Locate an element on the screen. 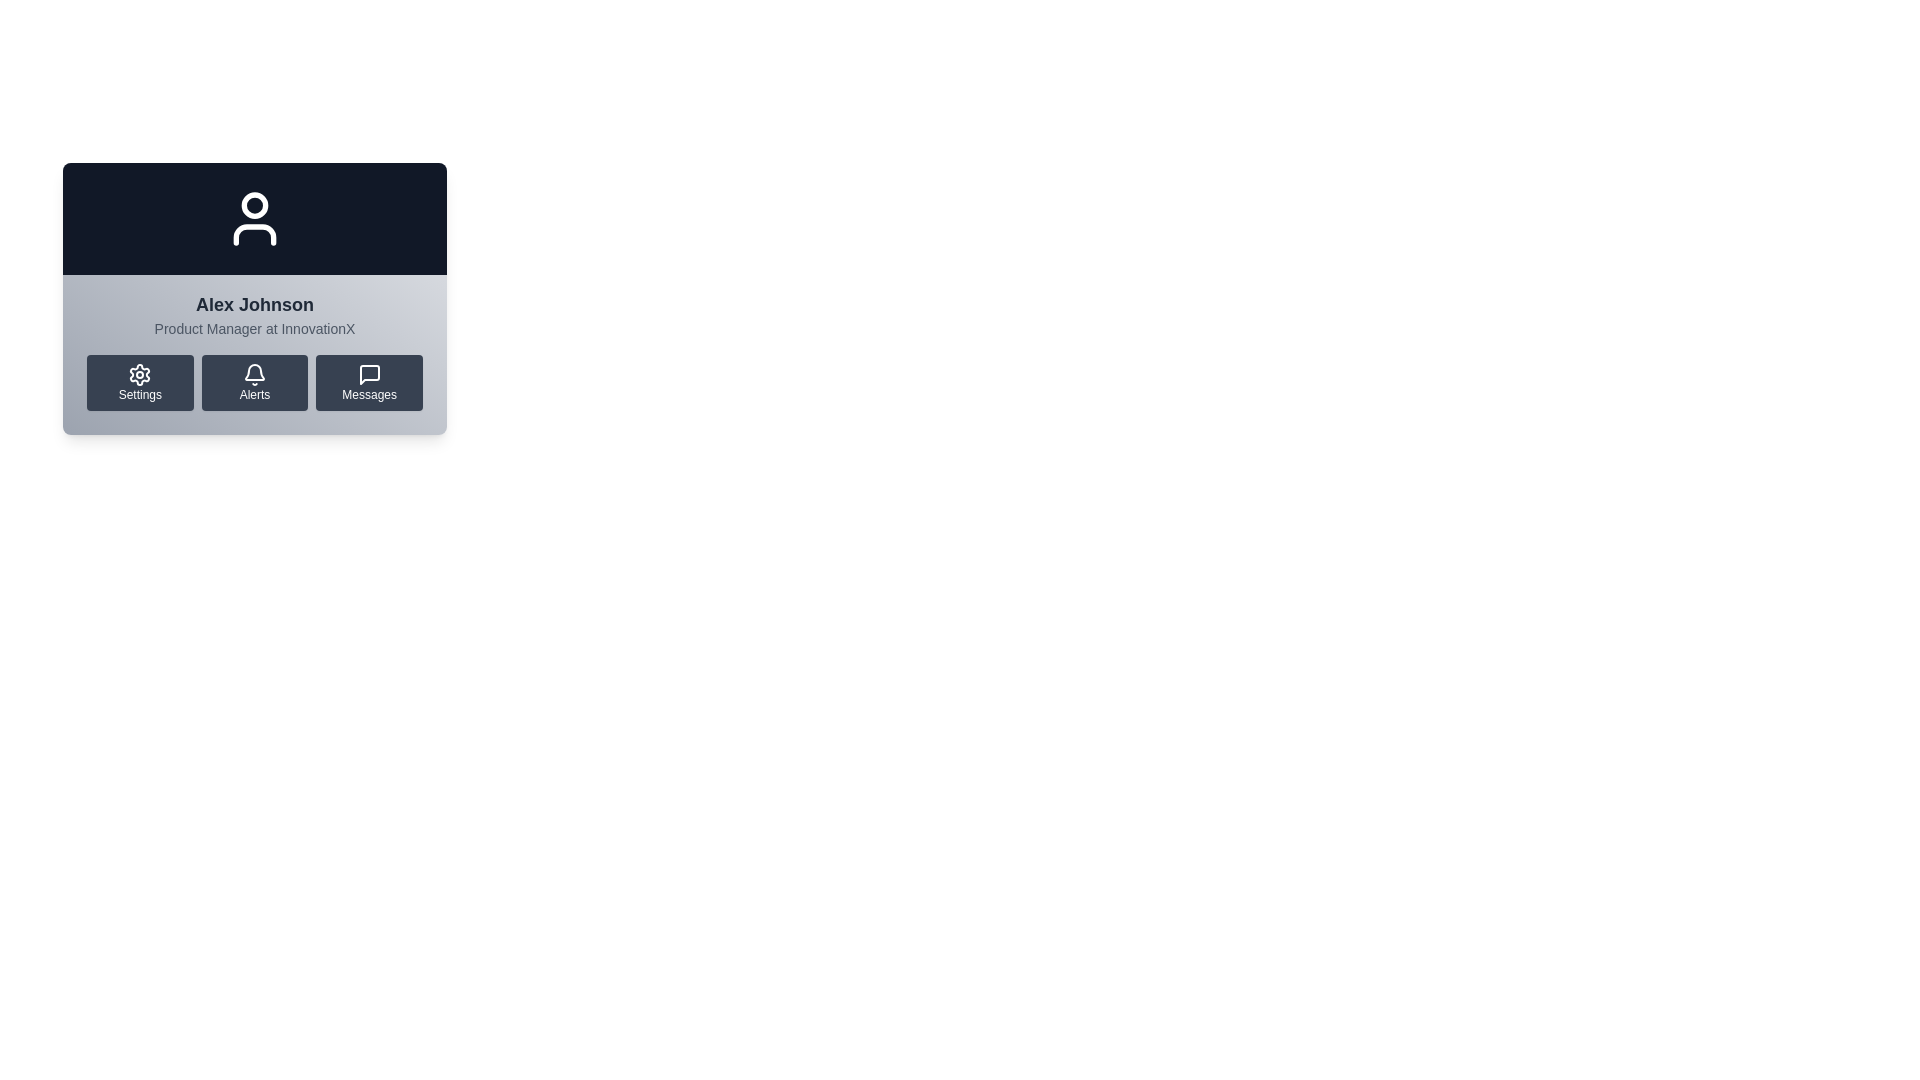 This screenshot has width=1920, height=1080. the text label located below the bell-shaped icon in the button structure between 'Settings' and 'Messages' at the bottom of the panel is located at coordinates (253, 394).